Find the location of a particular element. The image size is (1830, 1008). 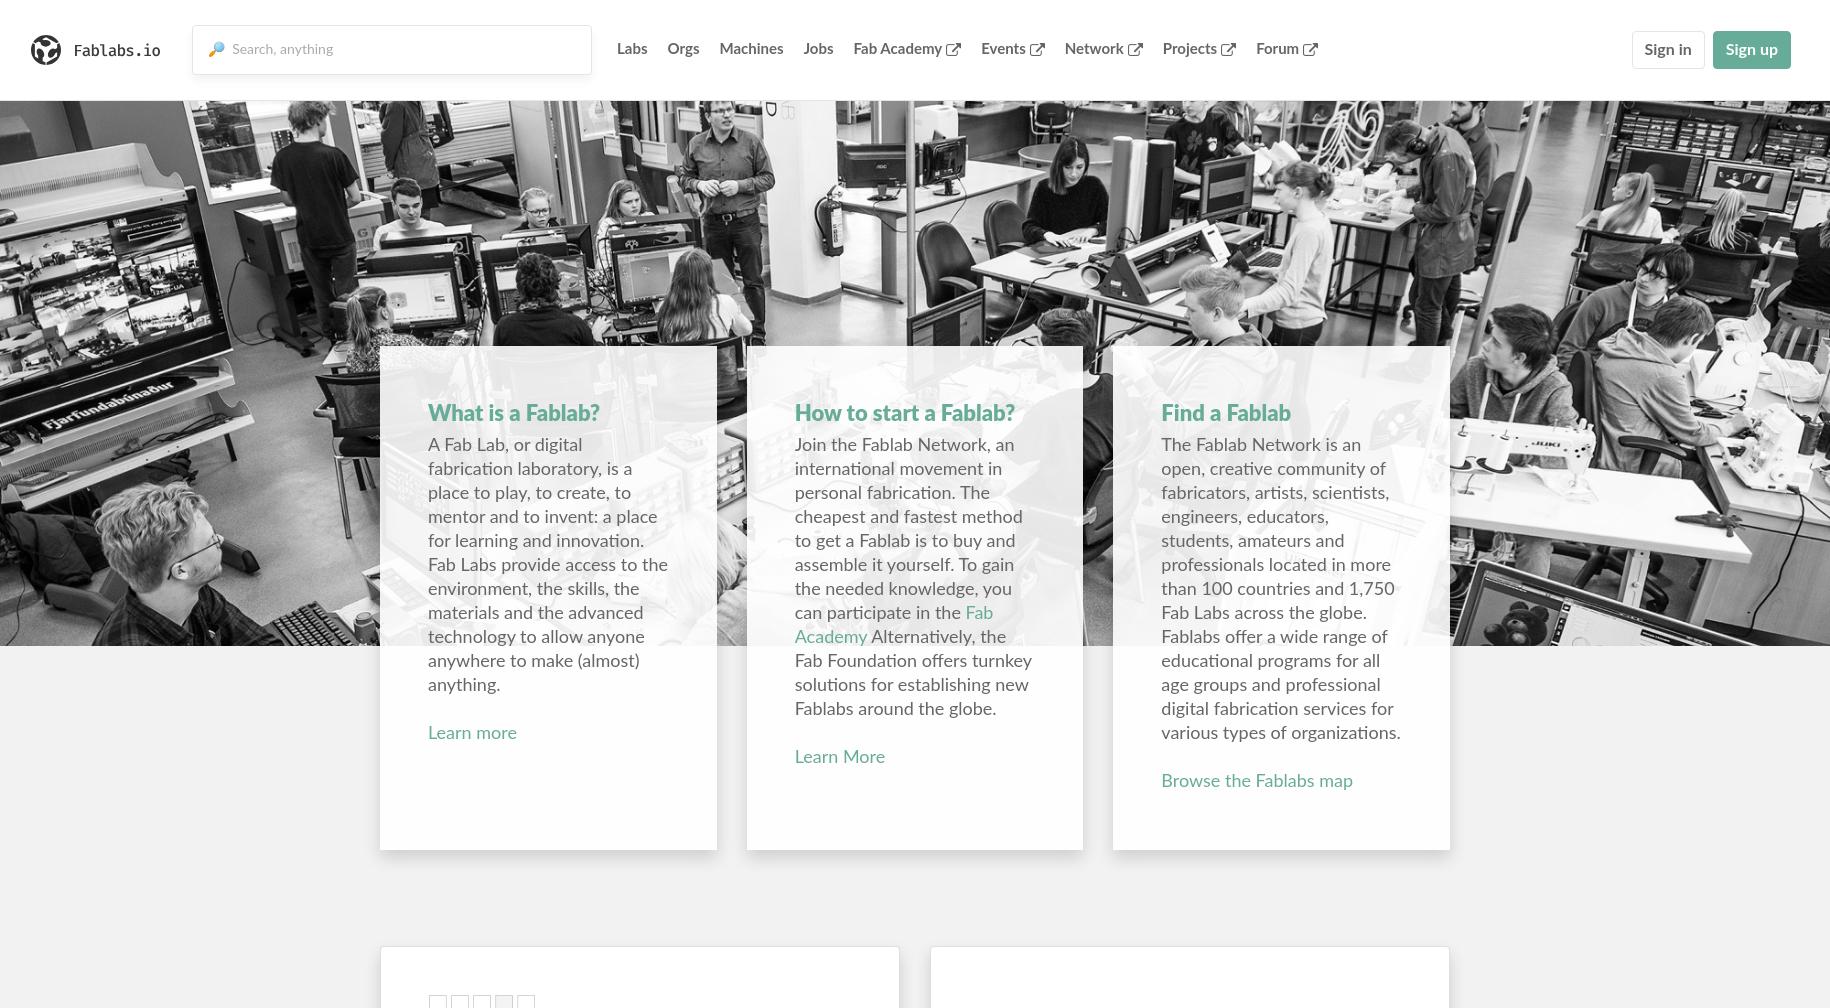

'Sign up' is located at coordinates (1723, 49).